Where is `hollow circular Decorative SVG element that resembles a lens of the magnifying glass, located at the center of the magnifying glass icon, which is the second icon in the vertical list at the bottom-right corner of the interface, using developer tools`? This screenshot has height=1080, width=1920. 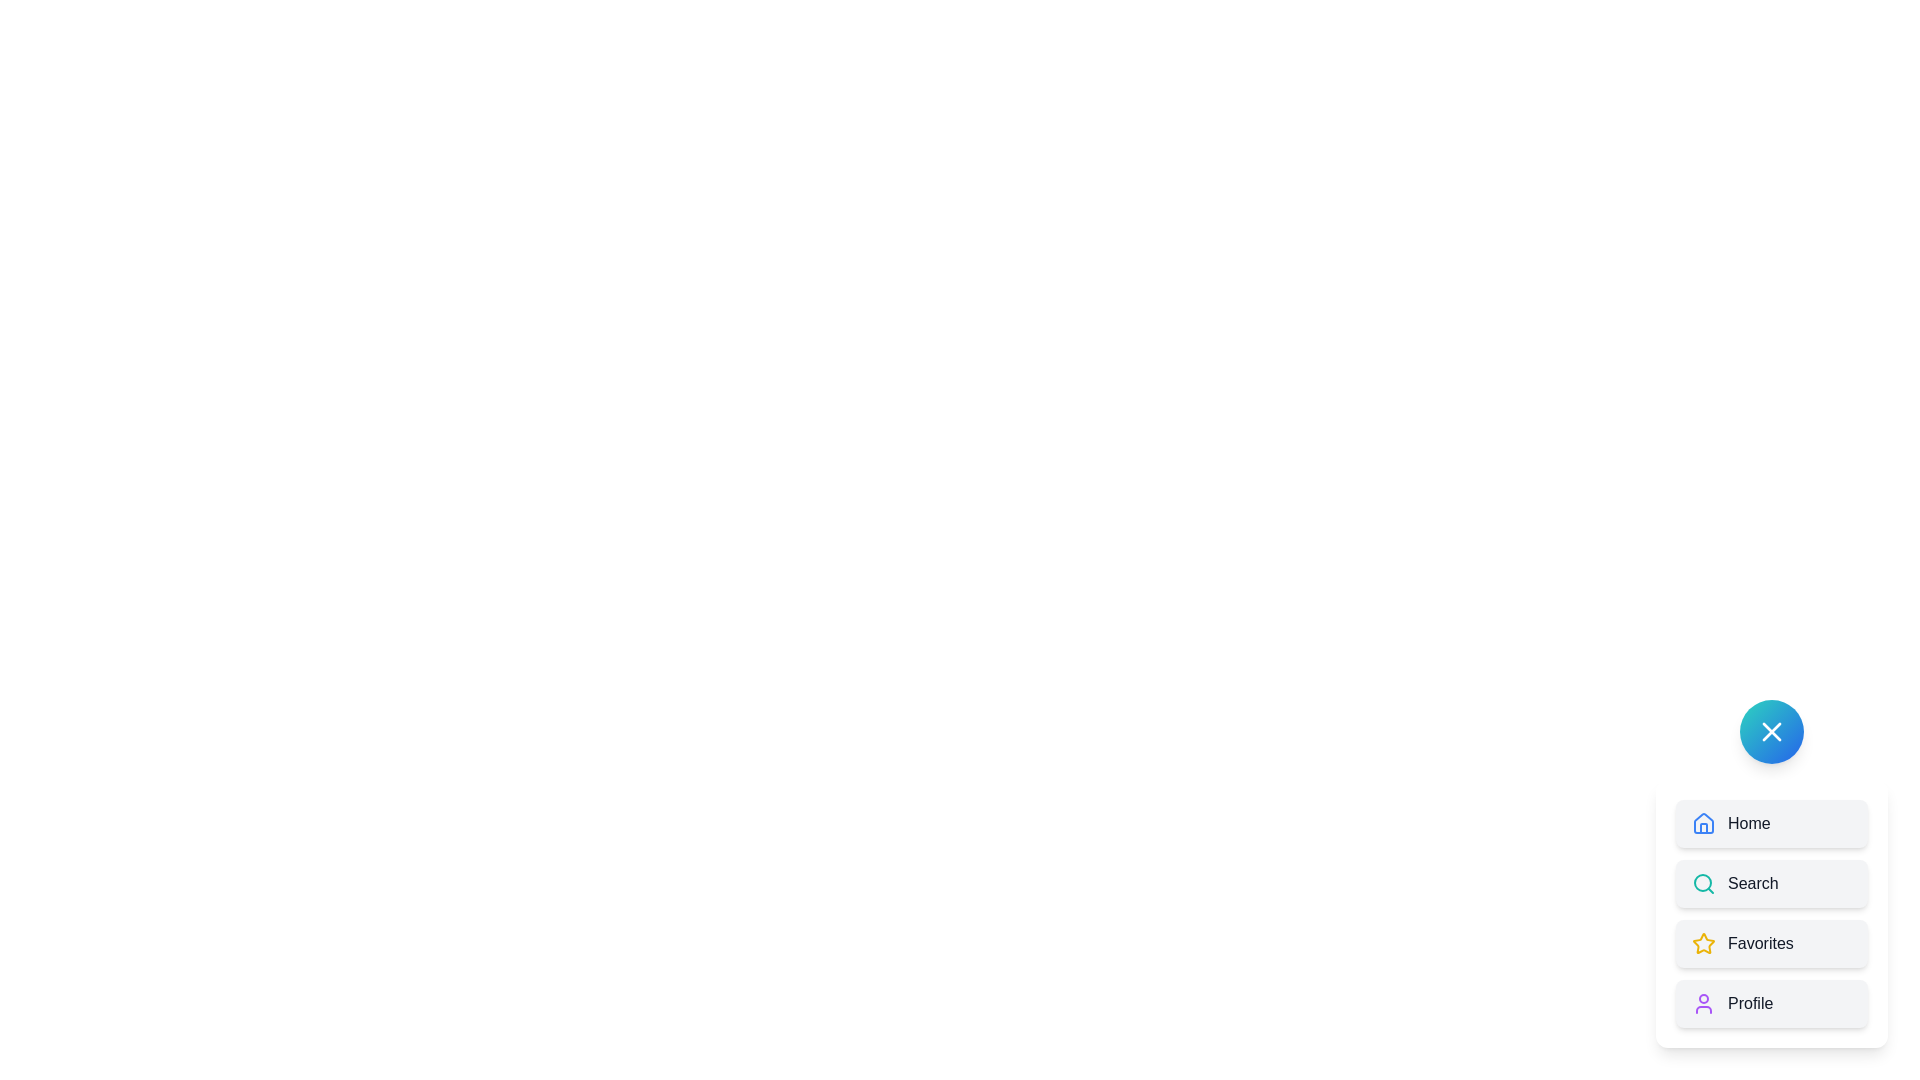 hollow circular Decorative SVG element that resembles a lens of the magnifying glass, located at the center of the magnifying glass icon, which is the second icon in the vertical list at the bottom-right corner of the interface, using developer tools is located at coordinates (1702, 882).